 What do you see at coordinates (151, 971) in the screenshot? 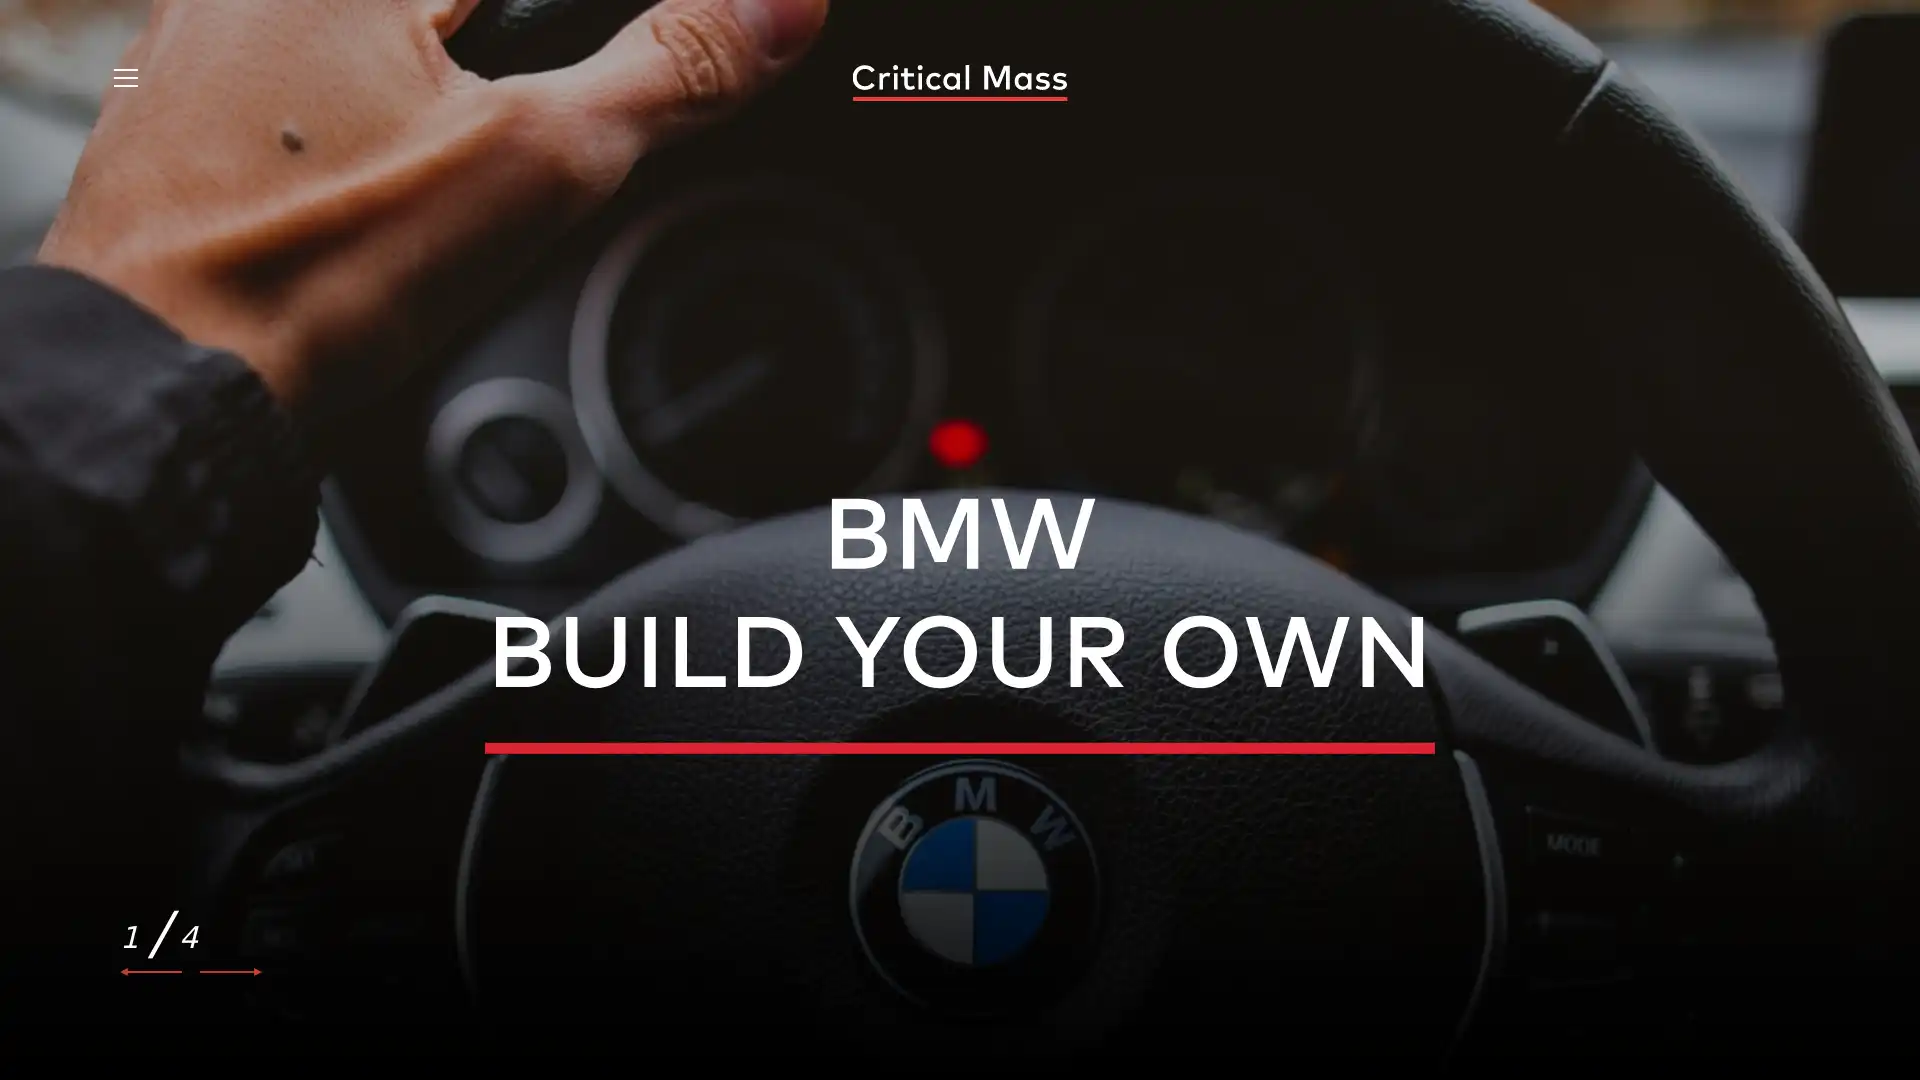
I see `previous` at bounding box center [151, 971].